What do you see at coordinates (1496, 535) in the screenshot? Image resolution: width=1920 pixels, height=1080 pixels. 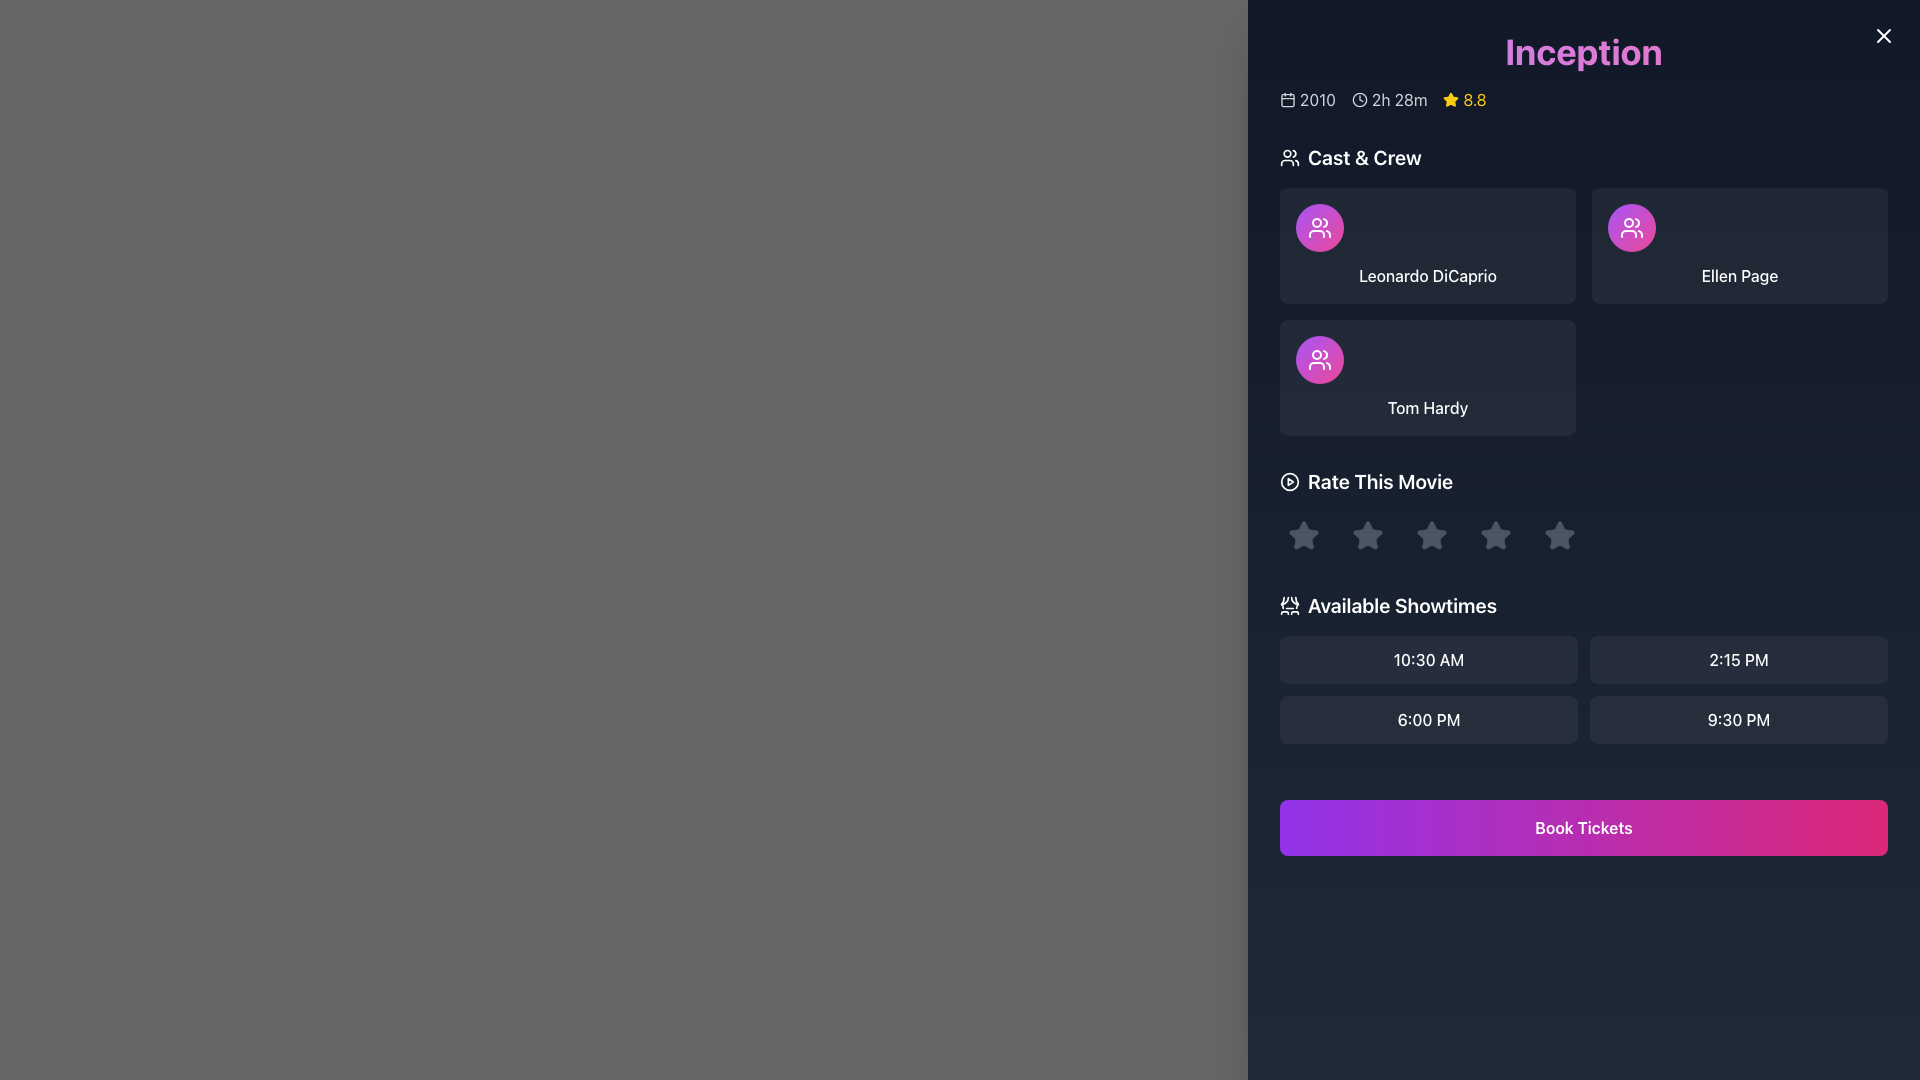 I see `the fourth filled star icon` at bounding box center [1496, 535].